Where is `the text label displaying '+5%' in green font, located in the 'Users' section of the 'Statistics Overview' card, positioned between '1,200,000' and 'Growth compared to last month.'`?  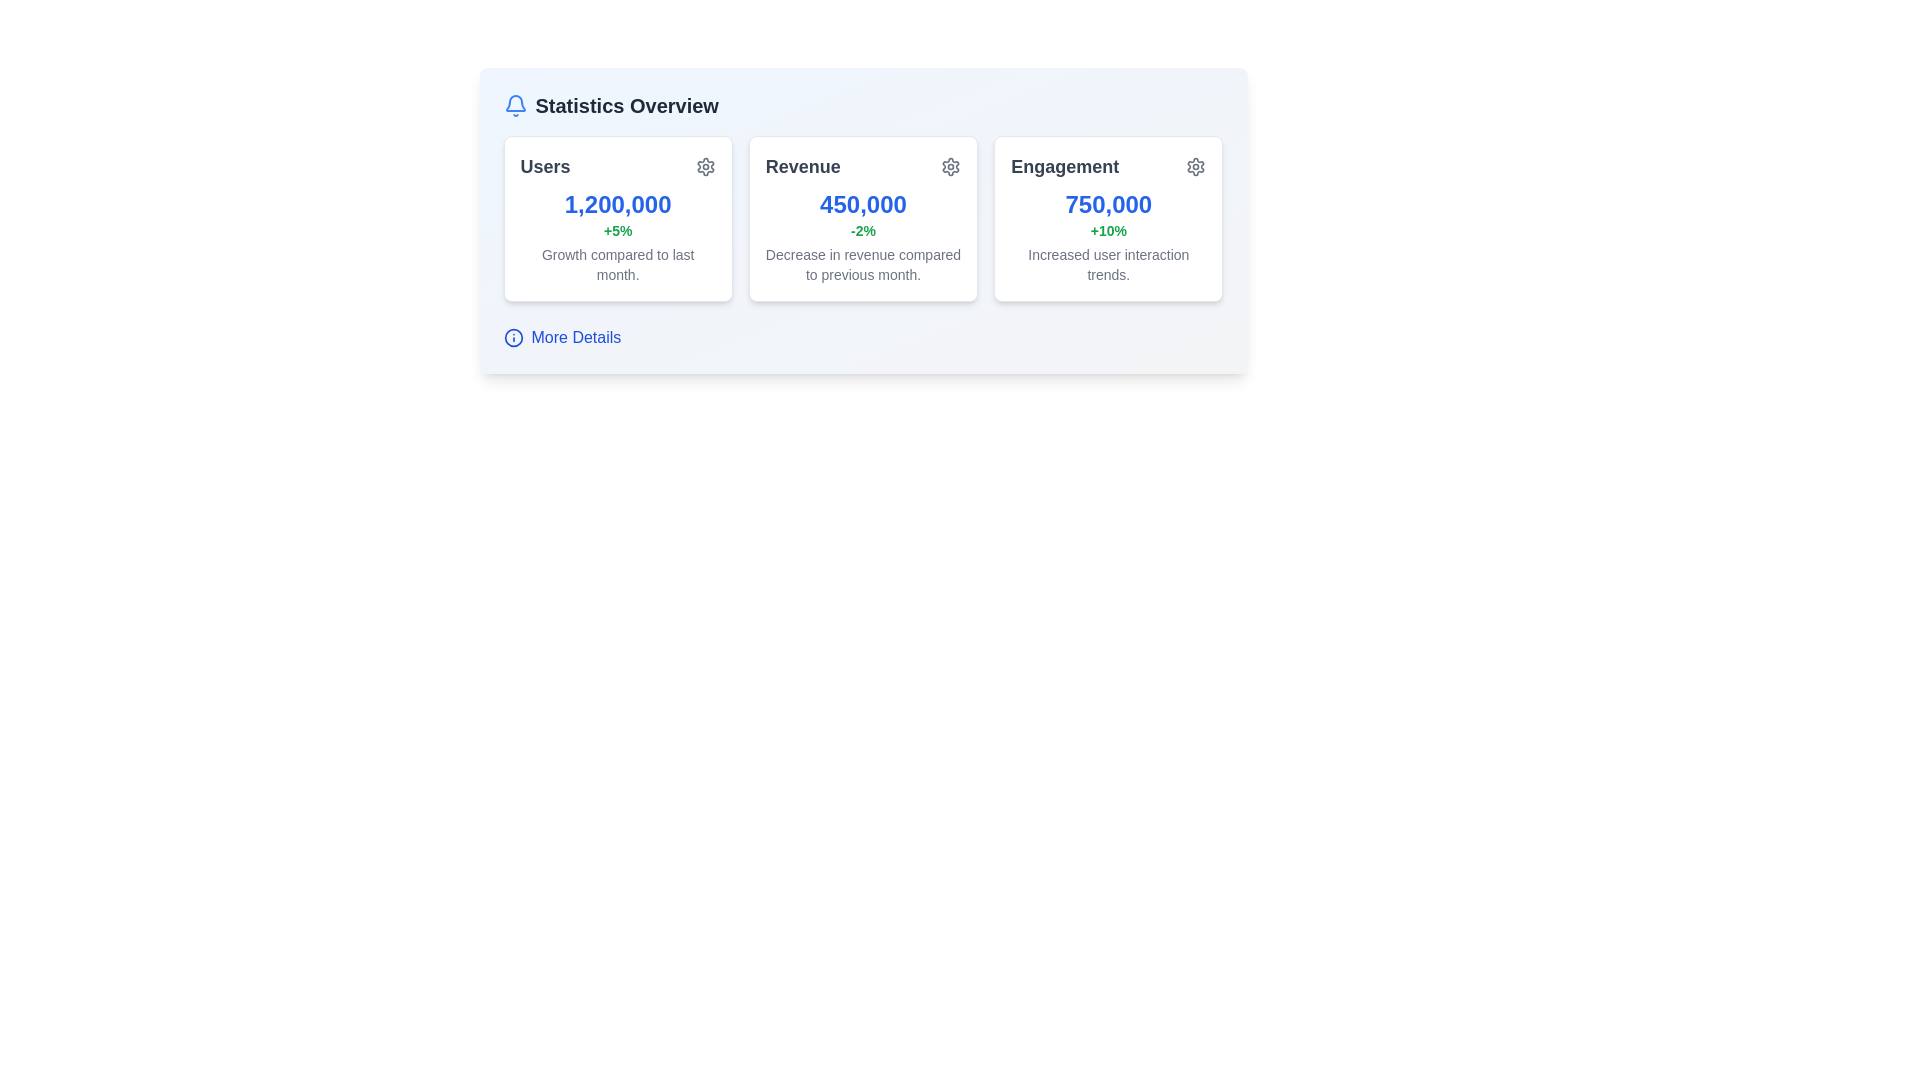 the text label displaying '+5%' in green font, located in the 'Users' section of the 'Statistics Overview' card, positioned between '1,200,000' and 'Growth compared to last month.' is located at coordinates (617, 230).